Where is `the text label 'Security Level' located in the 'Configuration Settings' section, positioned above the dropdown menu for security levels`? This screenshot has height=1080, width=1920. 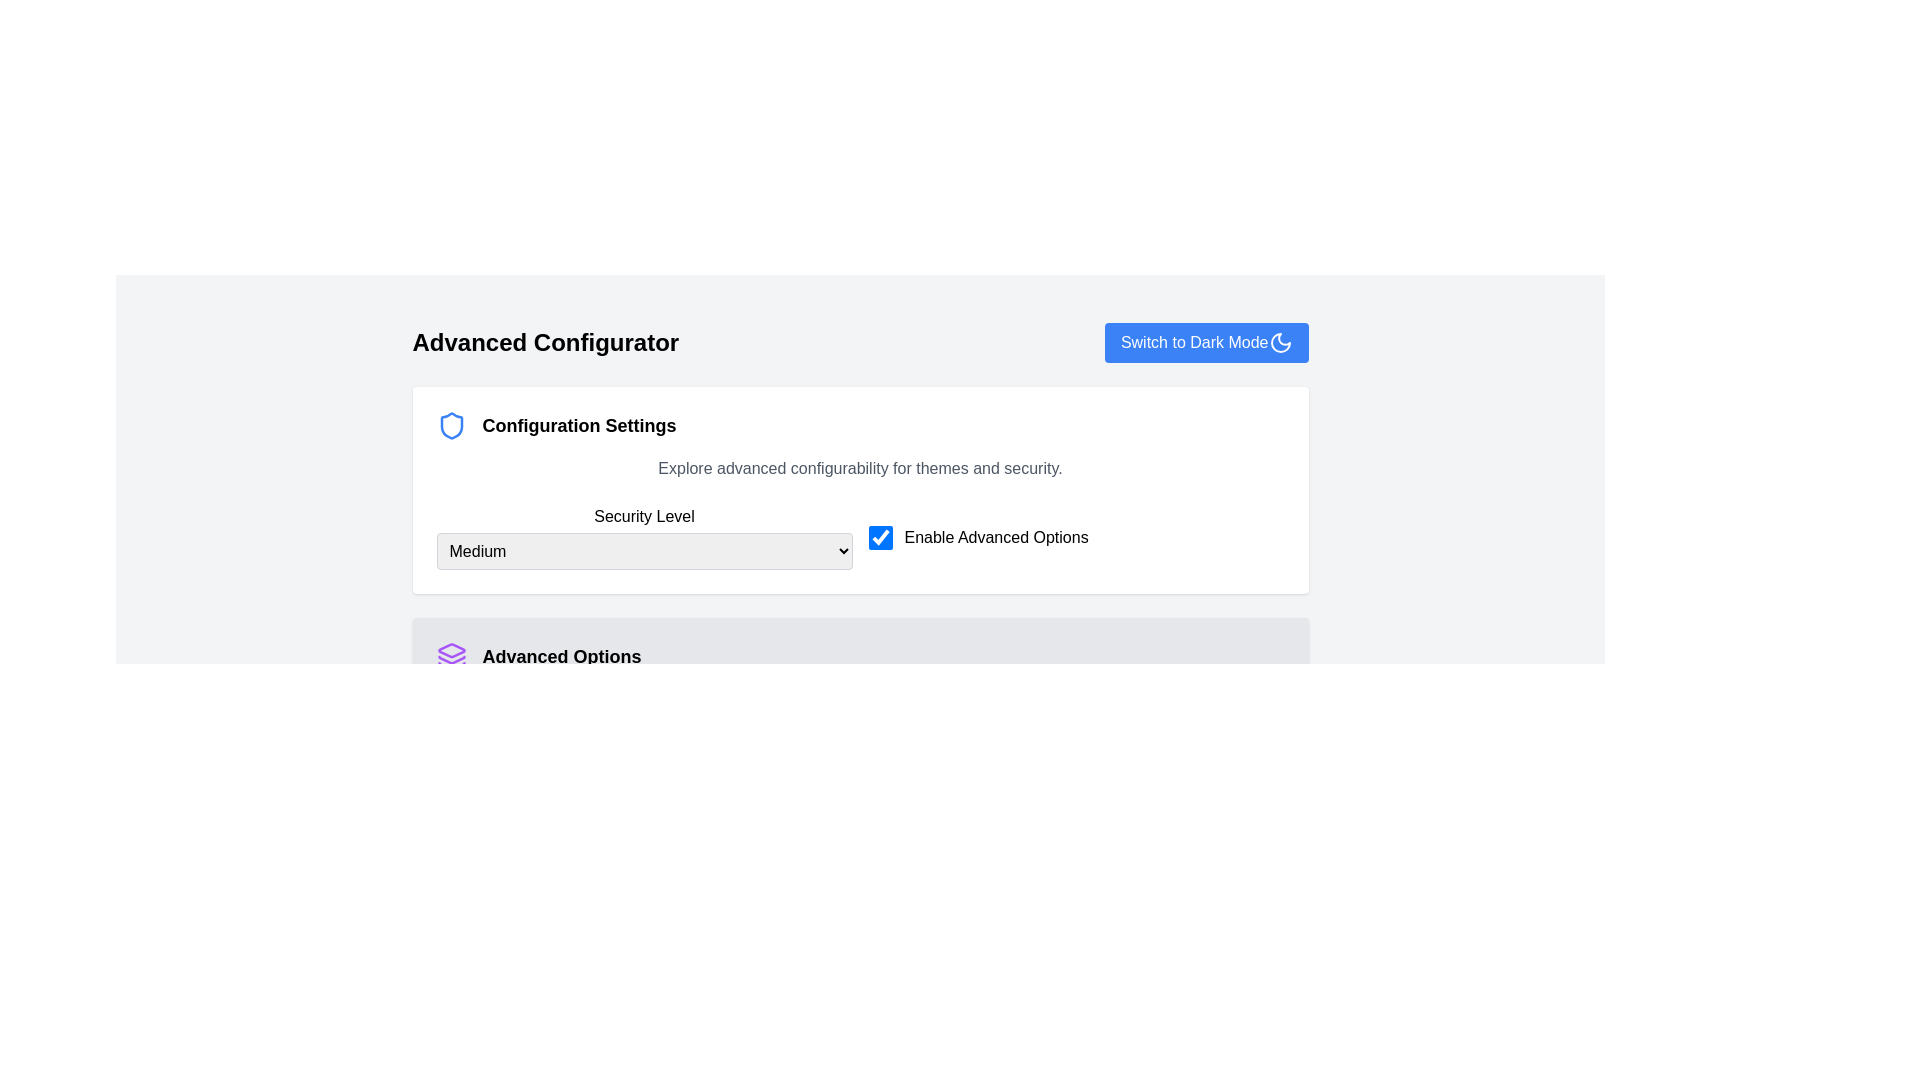
the text label 'Security Level' located in the 'Configuration Settings' section, positioned above the dropdown menu for security levels is located at coordinates (644, 515).